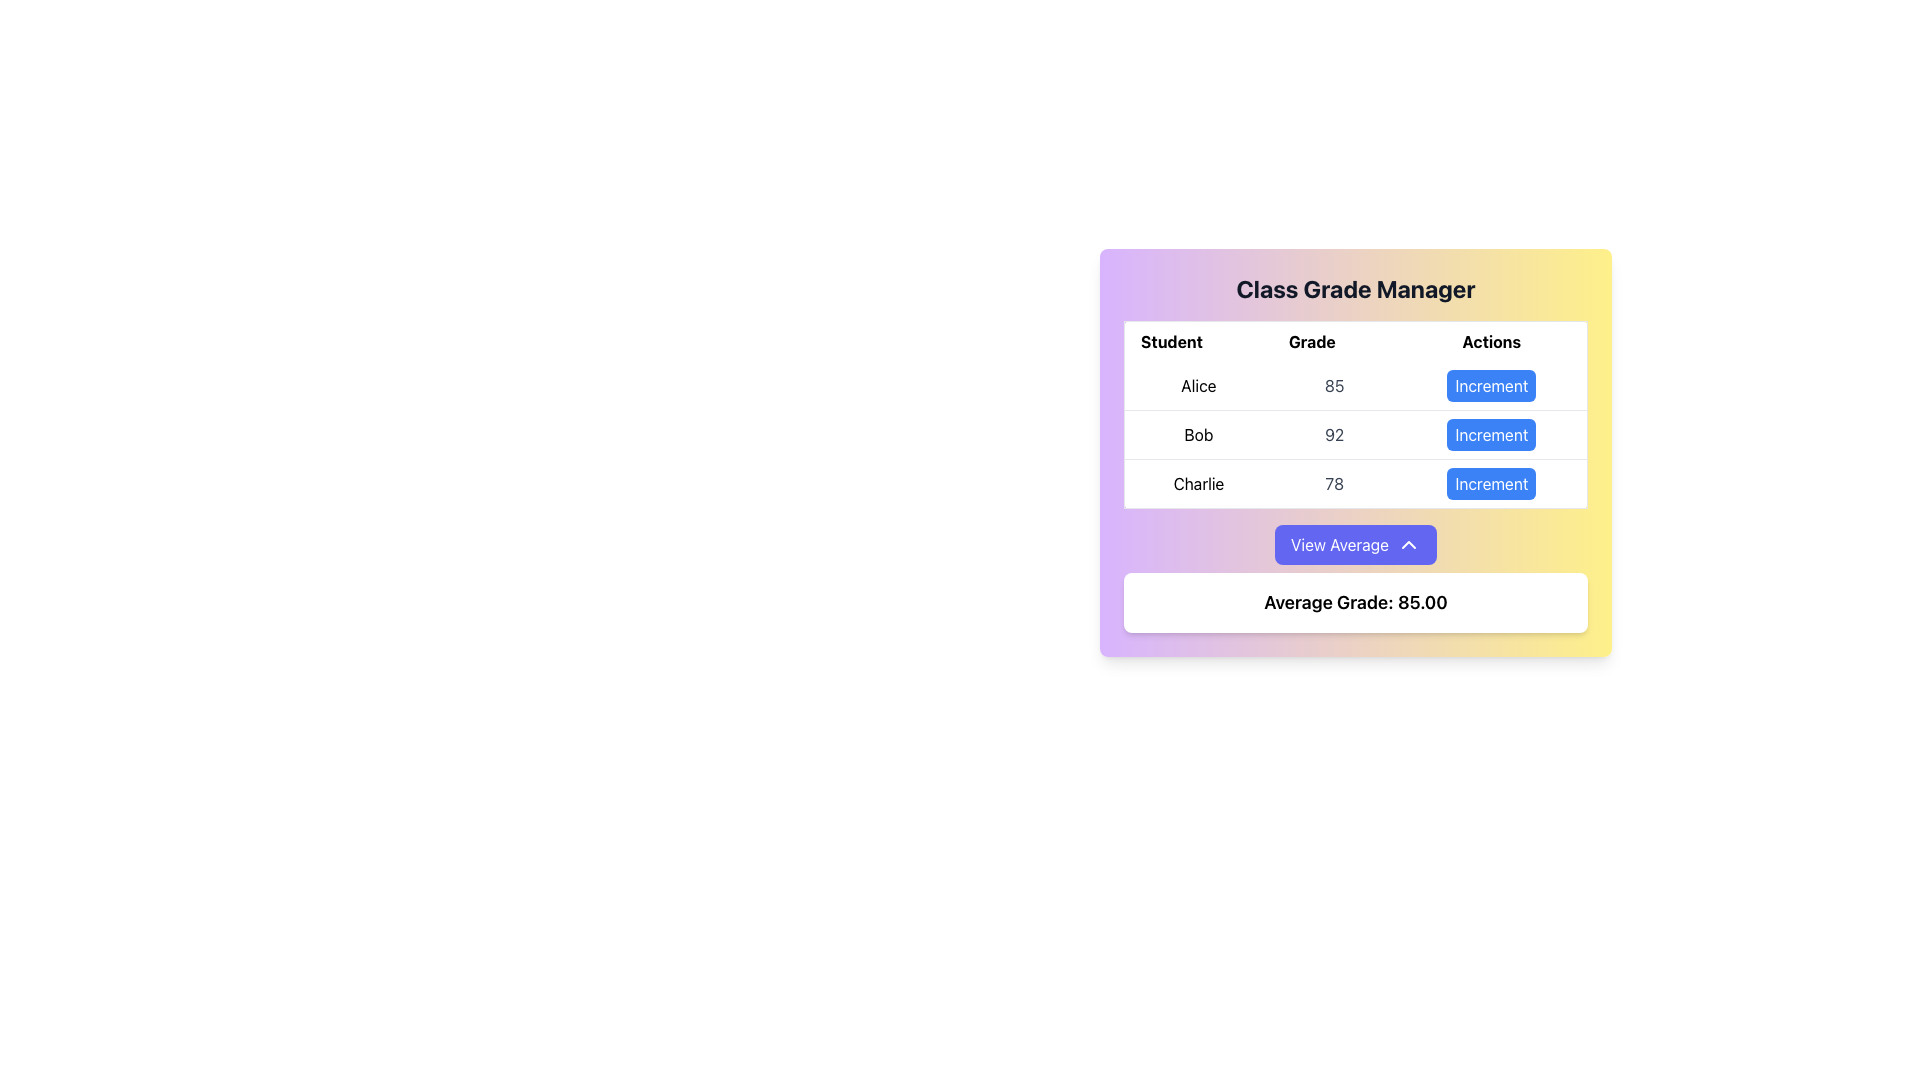 The image size is (1920, 1080). What do you see at coordinates (1491, 385) in the screenshot?
I see `the 'Increment' button for student 'Alice' in the 'Actions' column of the 'Class Grade Manager'` at bounding box center [1491, 385].